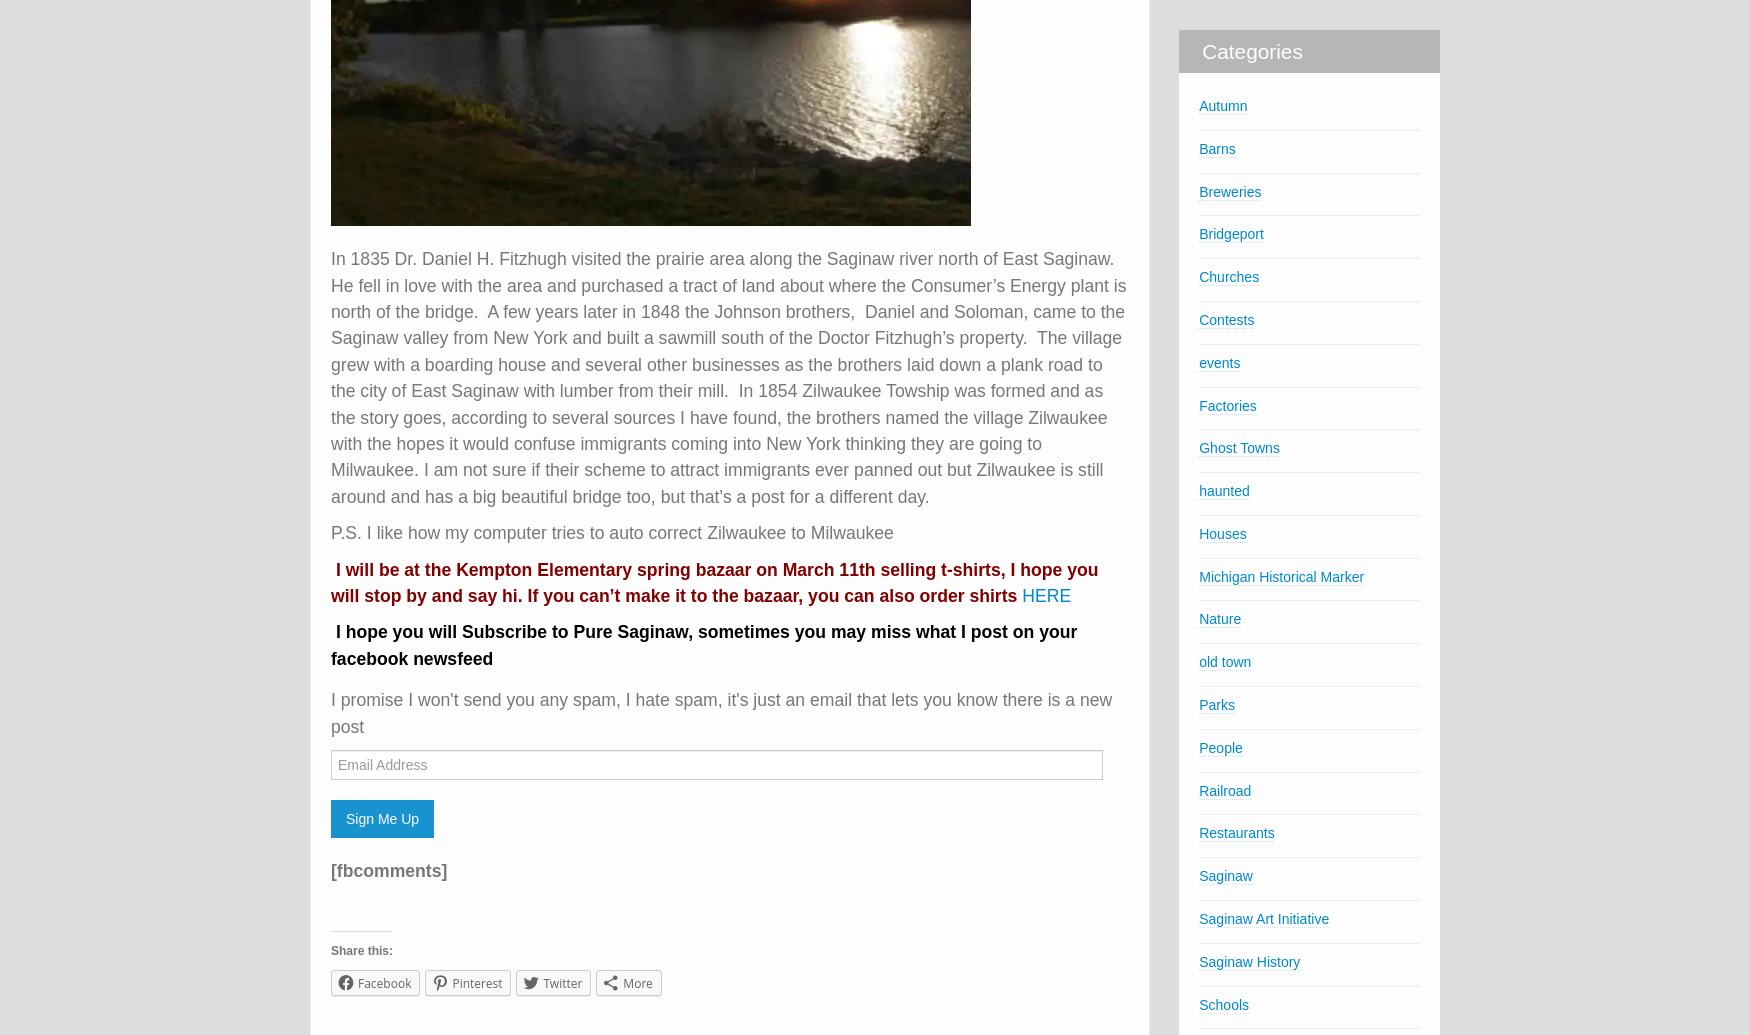  Describe the element at coordinates (1216, 704) in the screenshot. I see `'Parks'` at that location.